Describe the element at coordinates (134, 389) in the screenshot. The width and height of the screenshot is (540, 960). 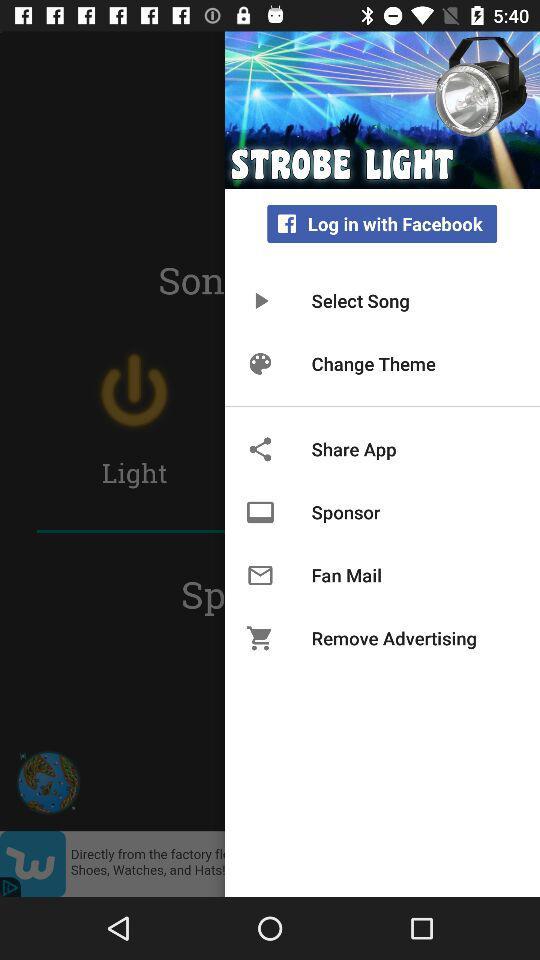
I see `the power icon` at that location.